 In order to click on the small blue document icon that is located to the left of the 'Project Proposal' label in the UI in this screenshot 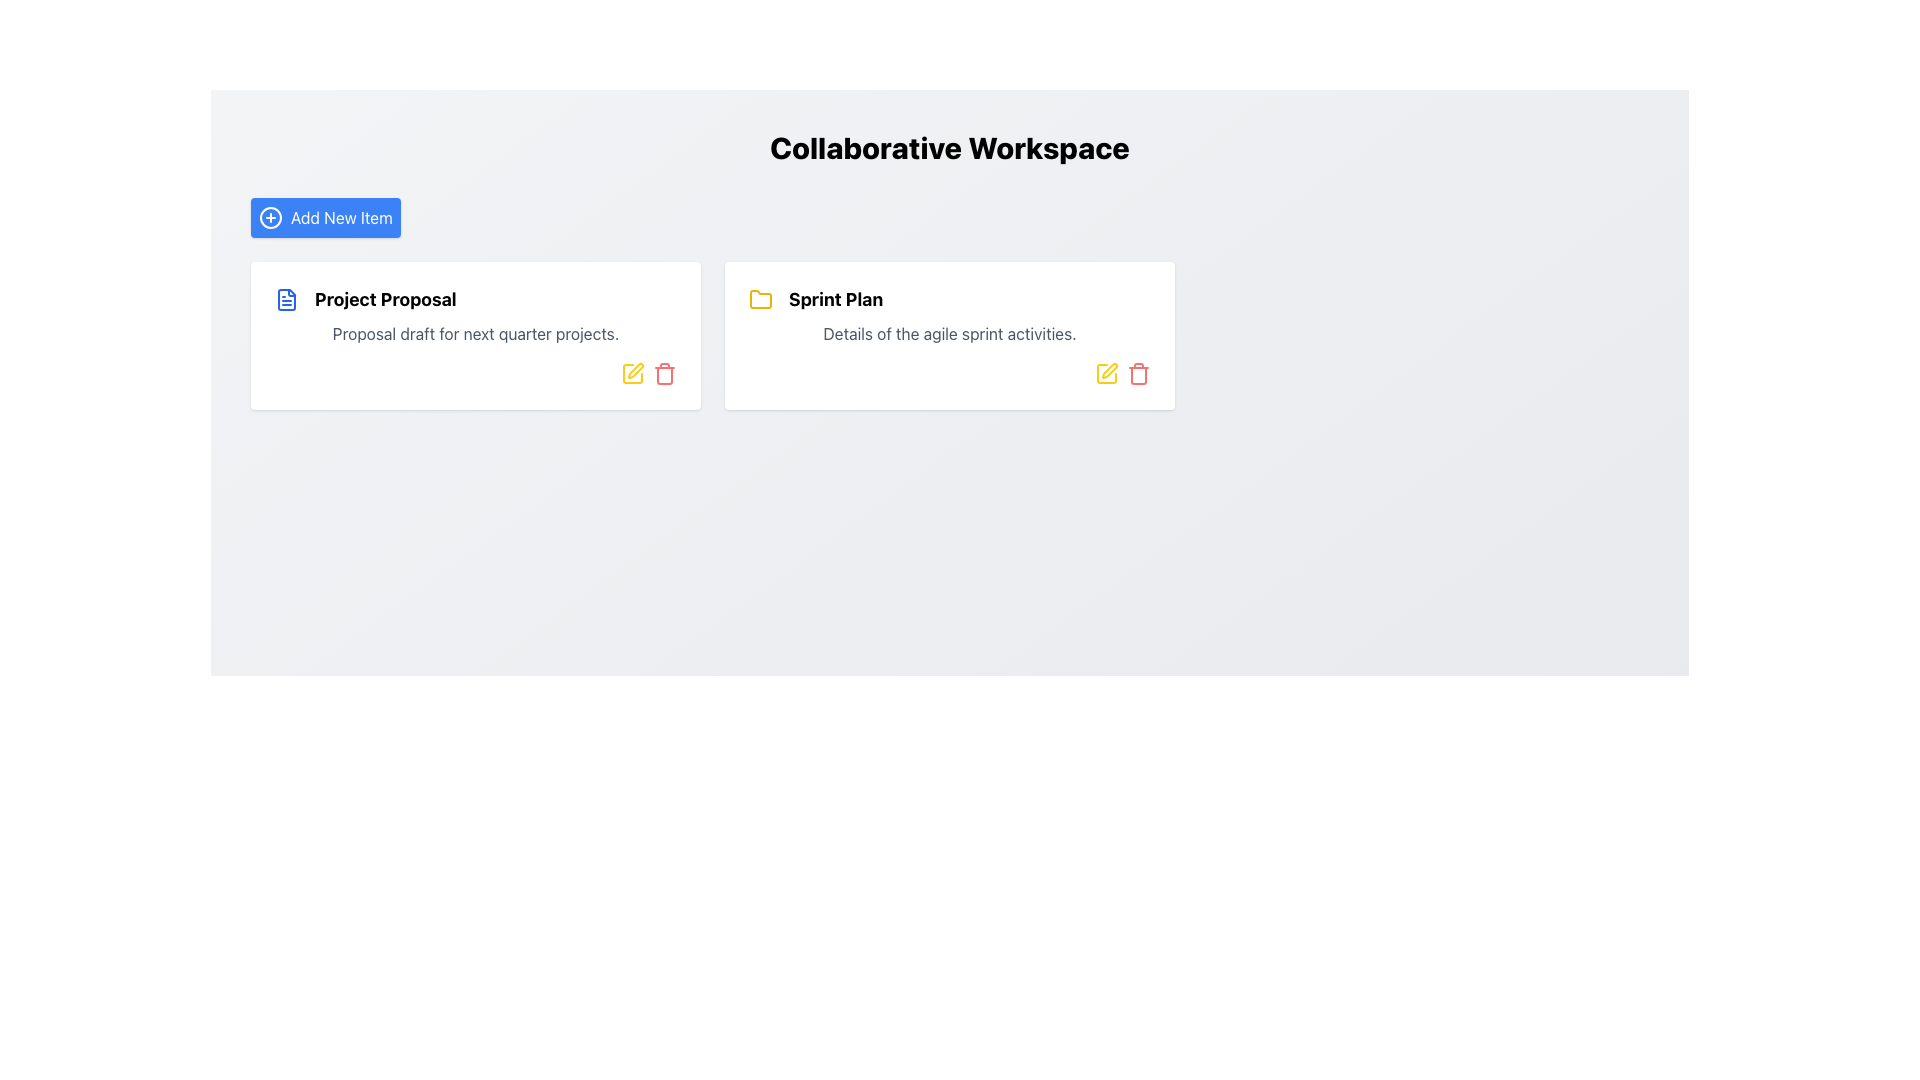, I will do `click(286, 300)`.